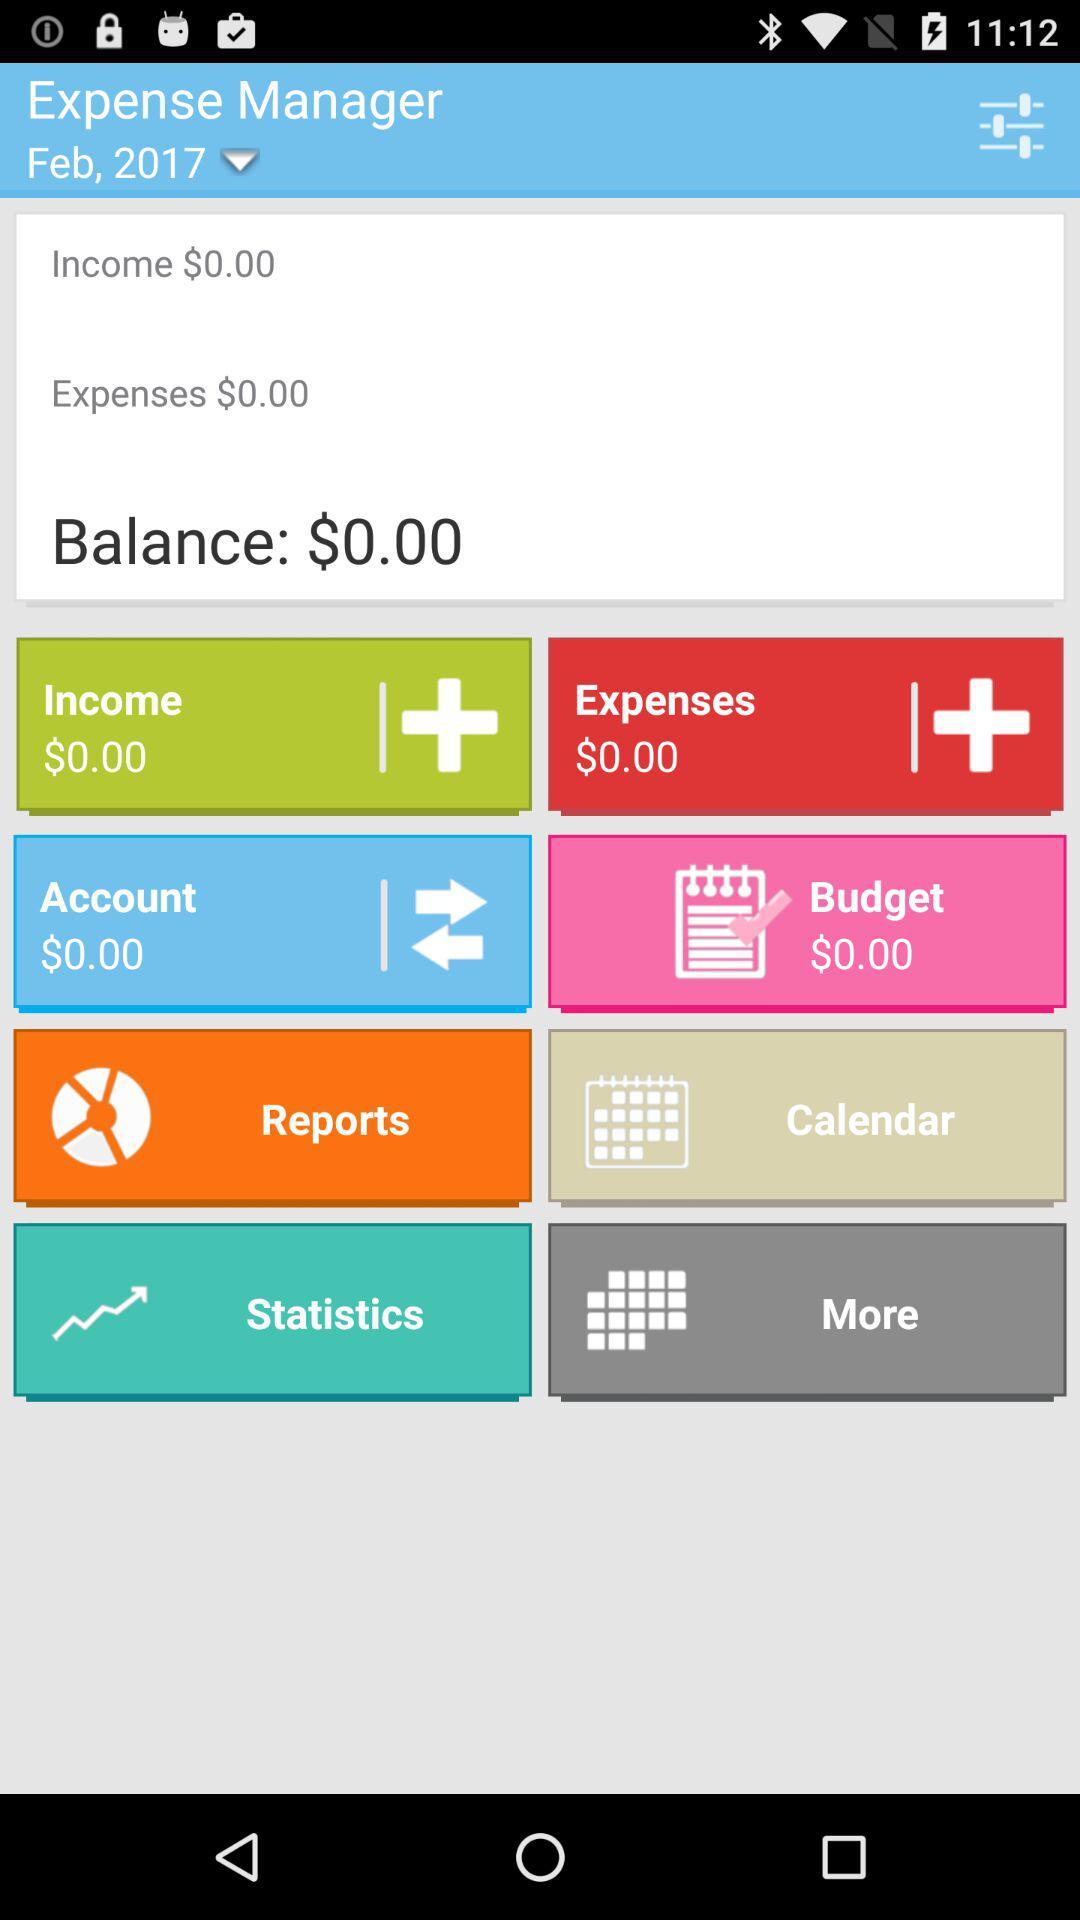 The width and height of the screenshot is (1080, 1920). Describe the element at coordinates (806, 1312) in the screenshot. I see `app at the bottom right corner` at that location.